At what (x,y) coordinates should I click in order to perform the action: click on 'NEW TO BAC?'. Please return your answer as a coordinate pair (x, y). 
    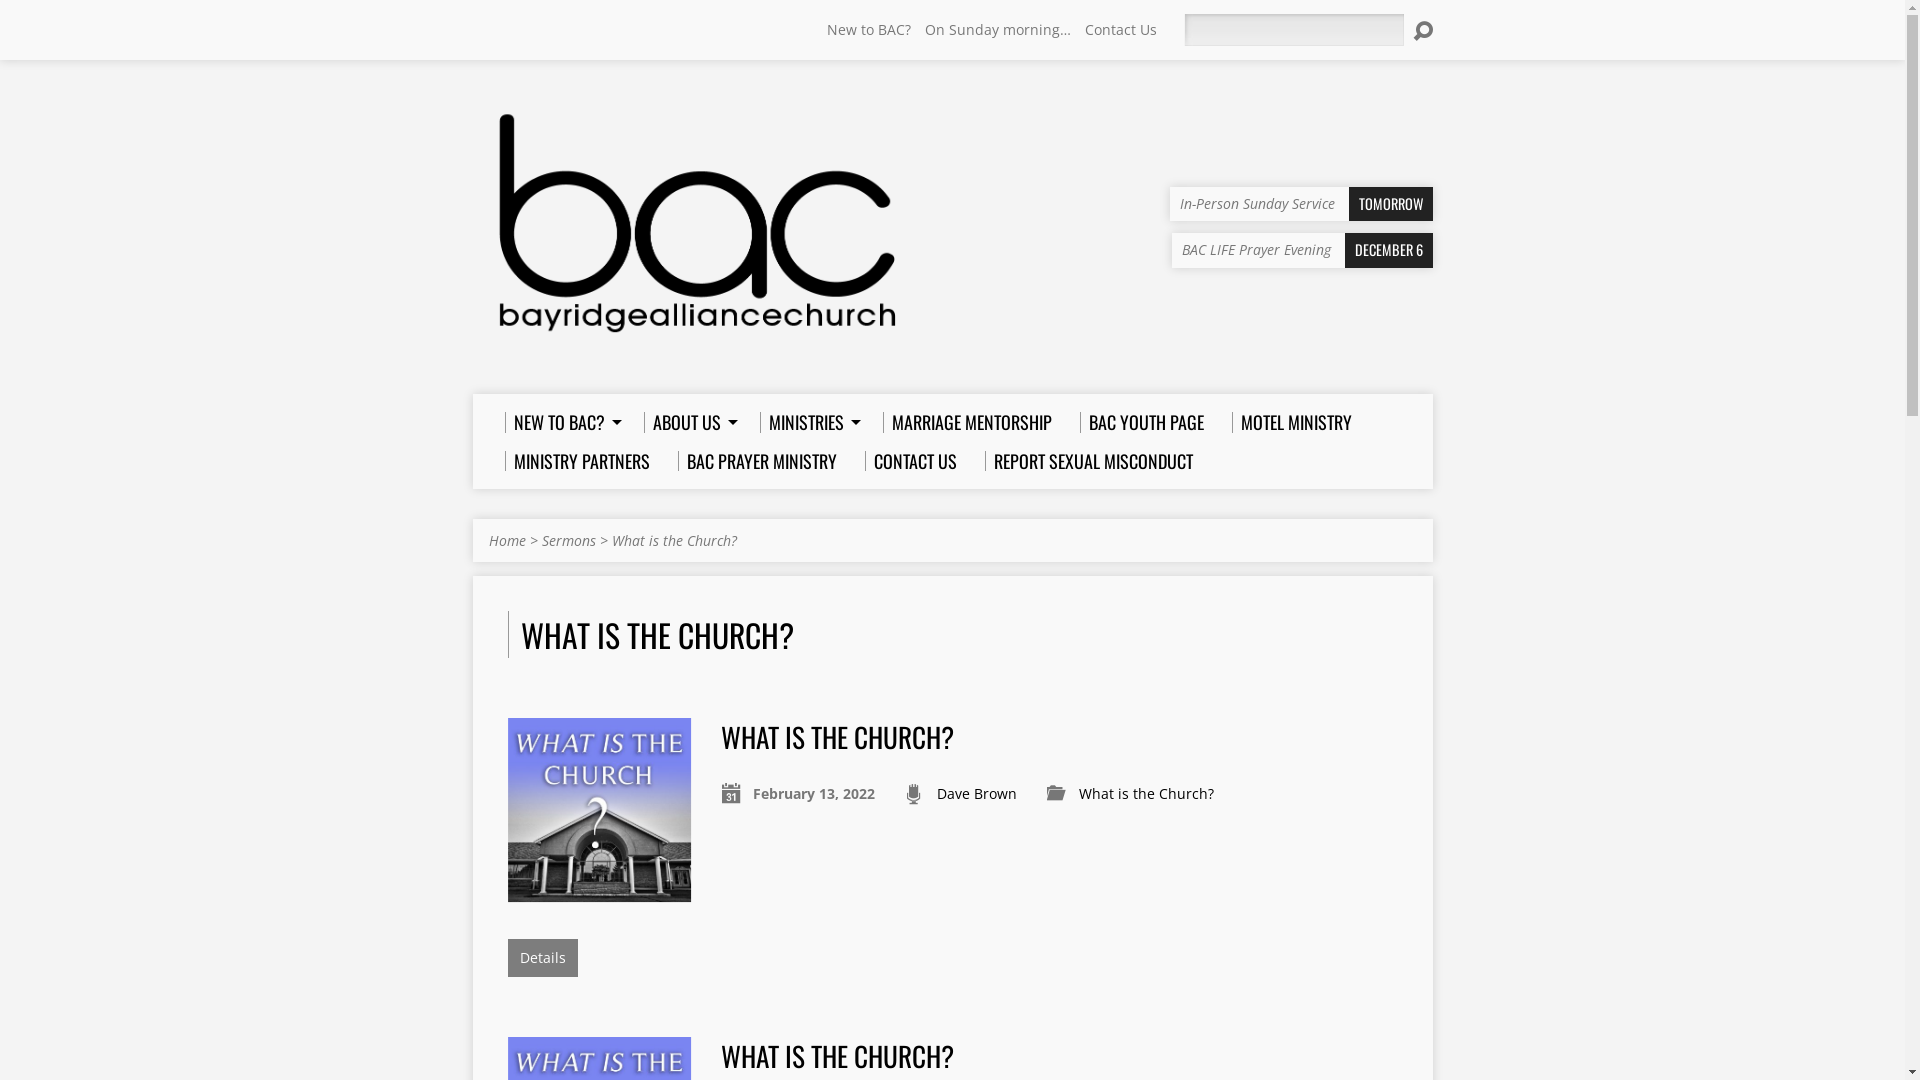
    Looking at the image, I should click on (559, 420).